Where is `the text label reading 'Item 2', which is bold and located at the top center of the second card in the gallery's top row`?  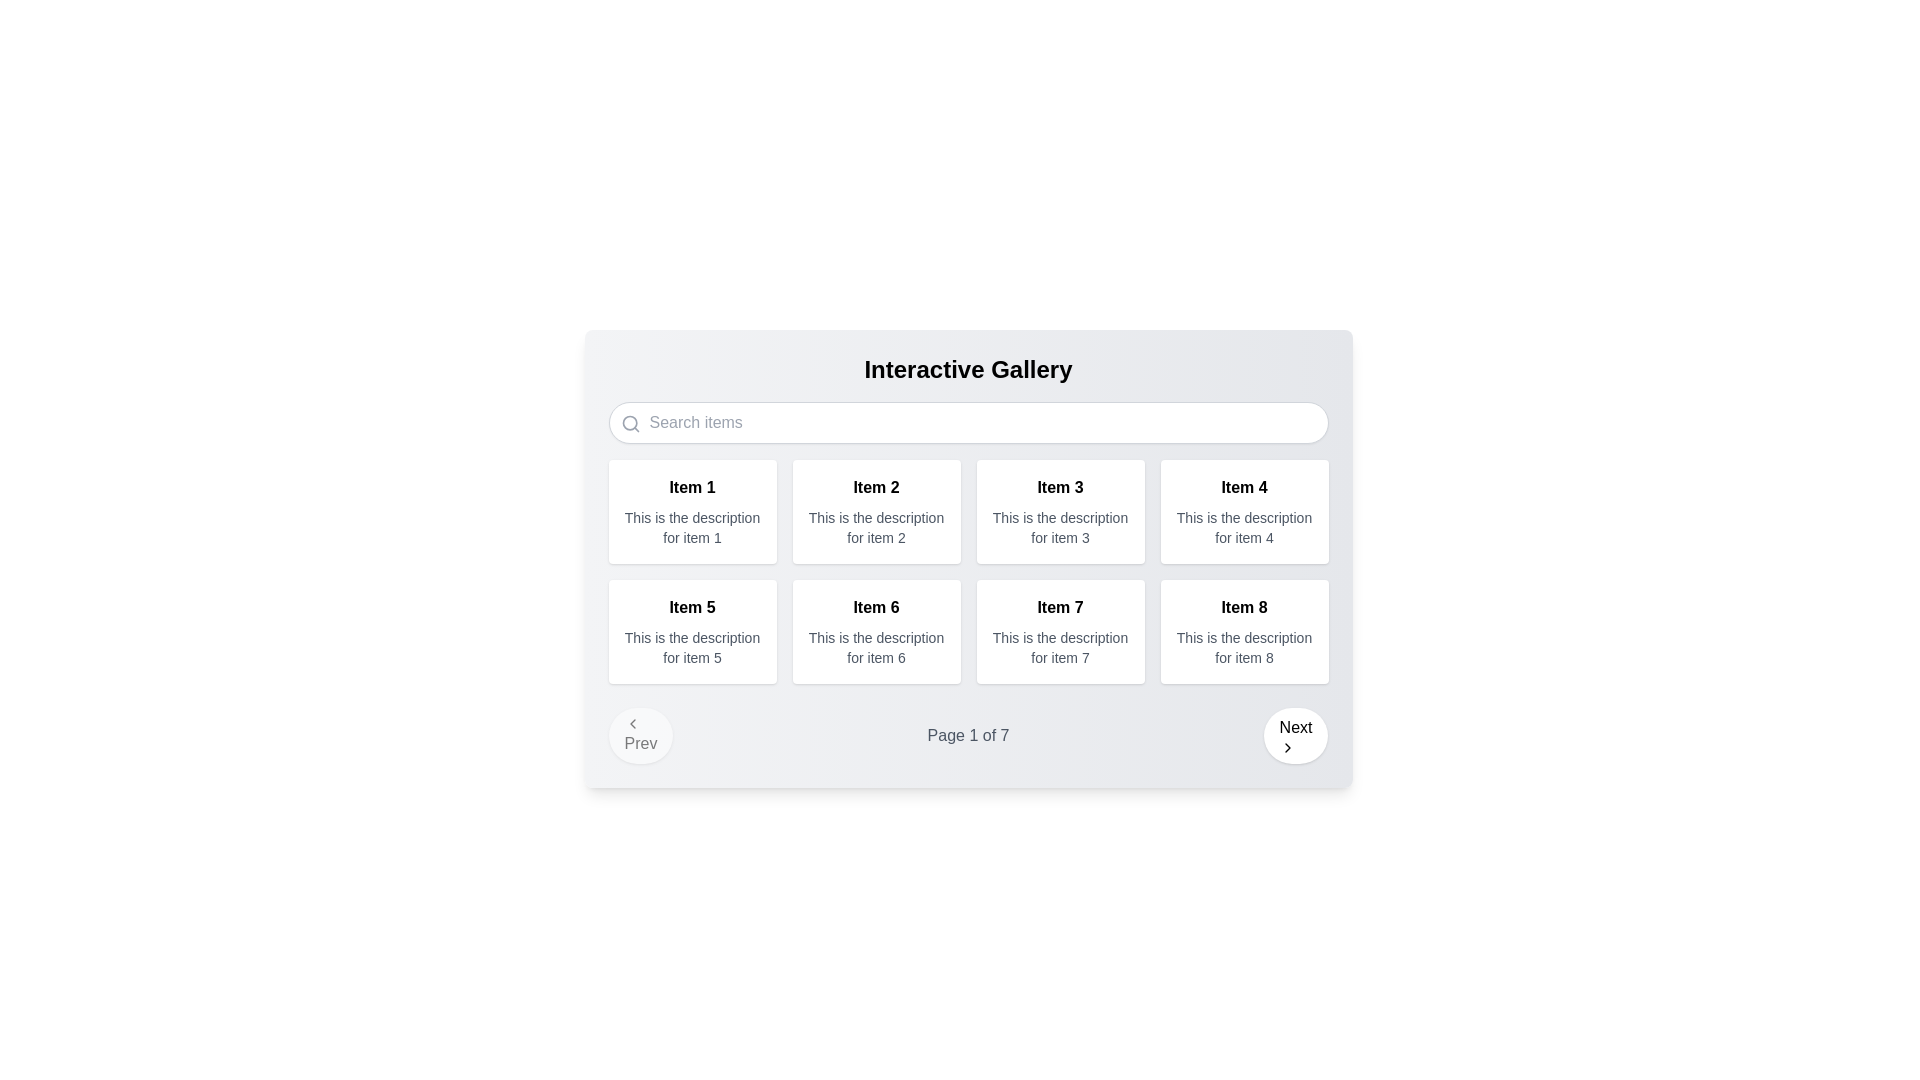 the text label reading 'Item 2', which is bold and located at the top center of the second card in the gallery's top row is located at coordinates (876, 488).